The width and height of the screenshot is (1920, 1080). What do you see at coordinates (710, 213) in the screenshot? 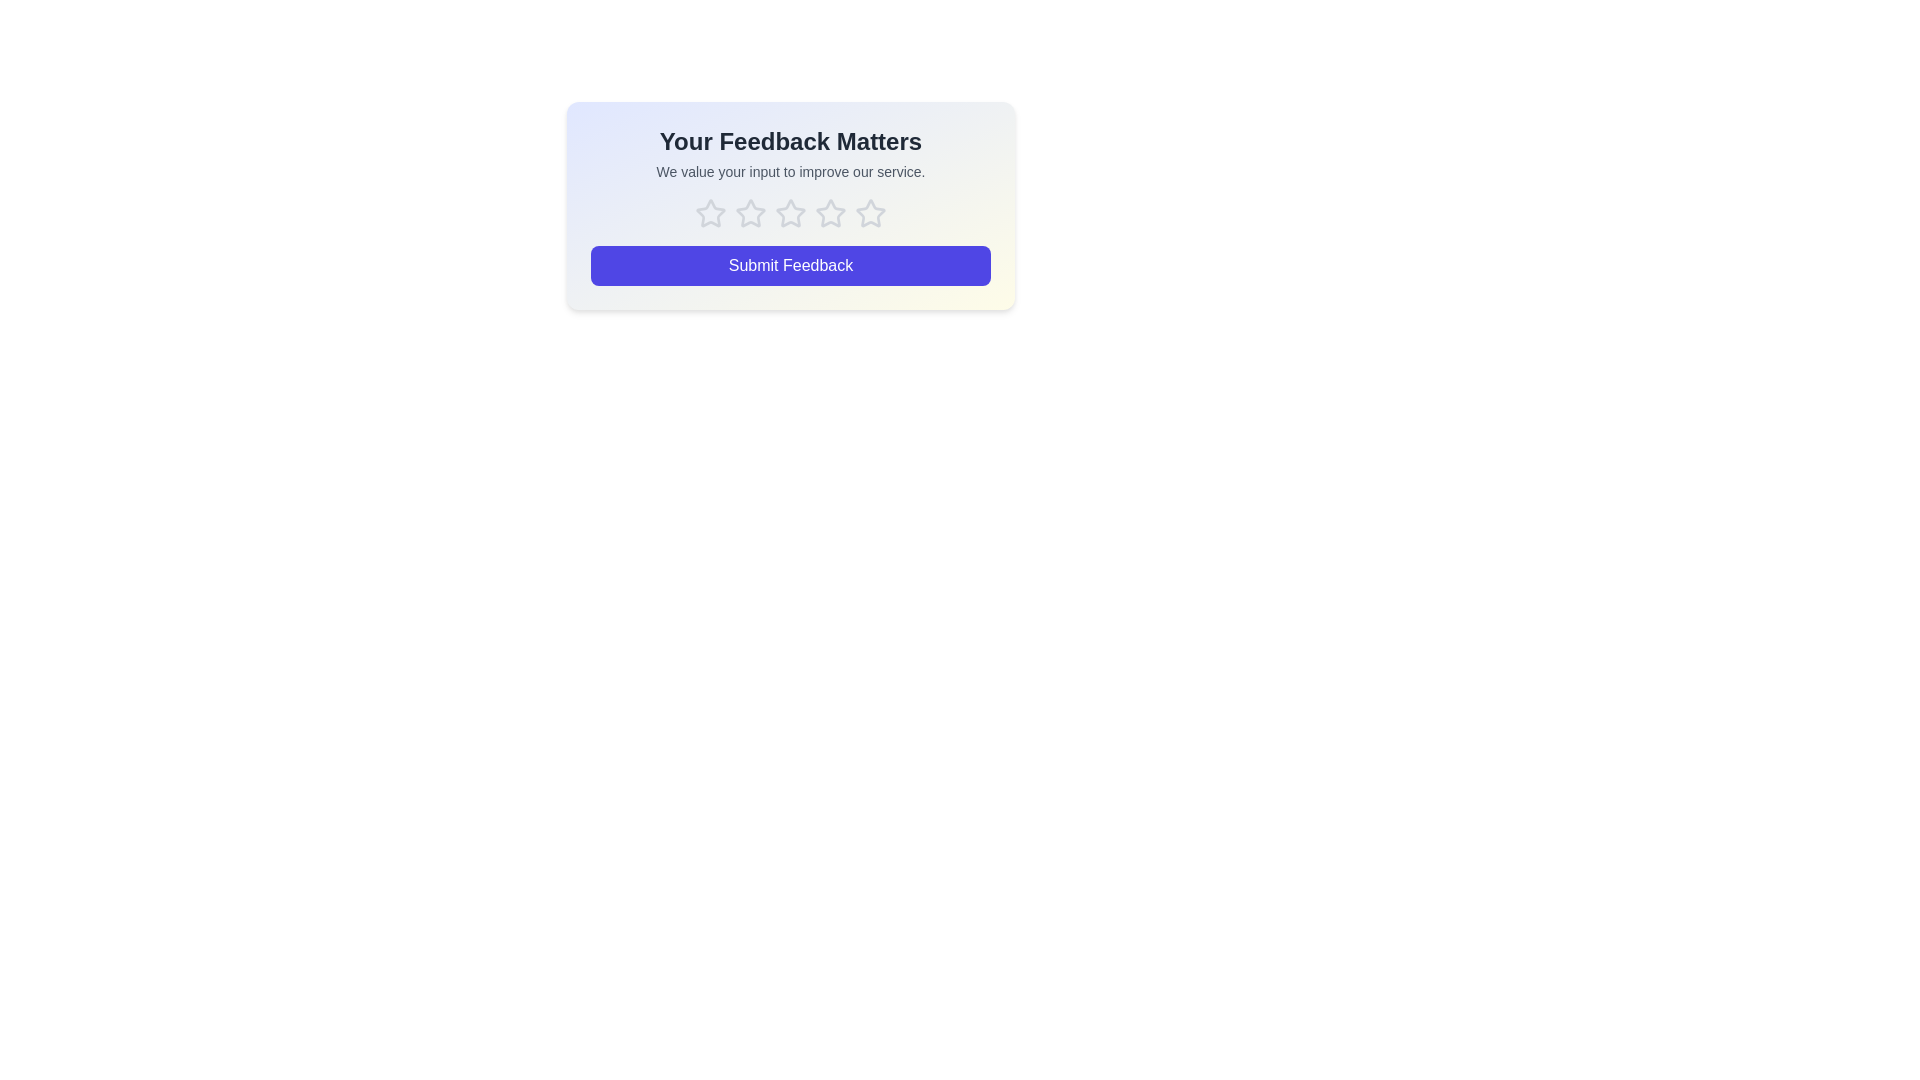
I see `the first rating star icon` at bounding box center [710, 213].